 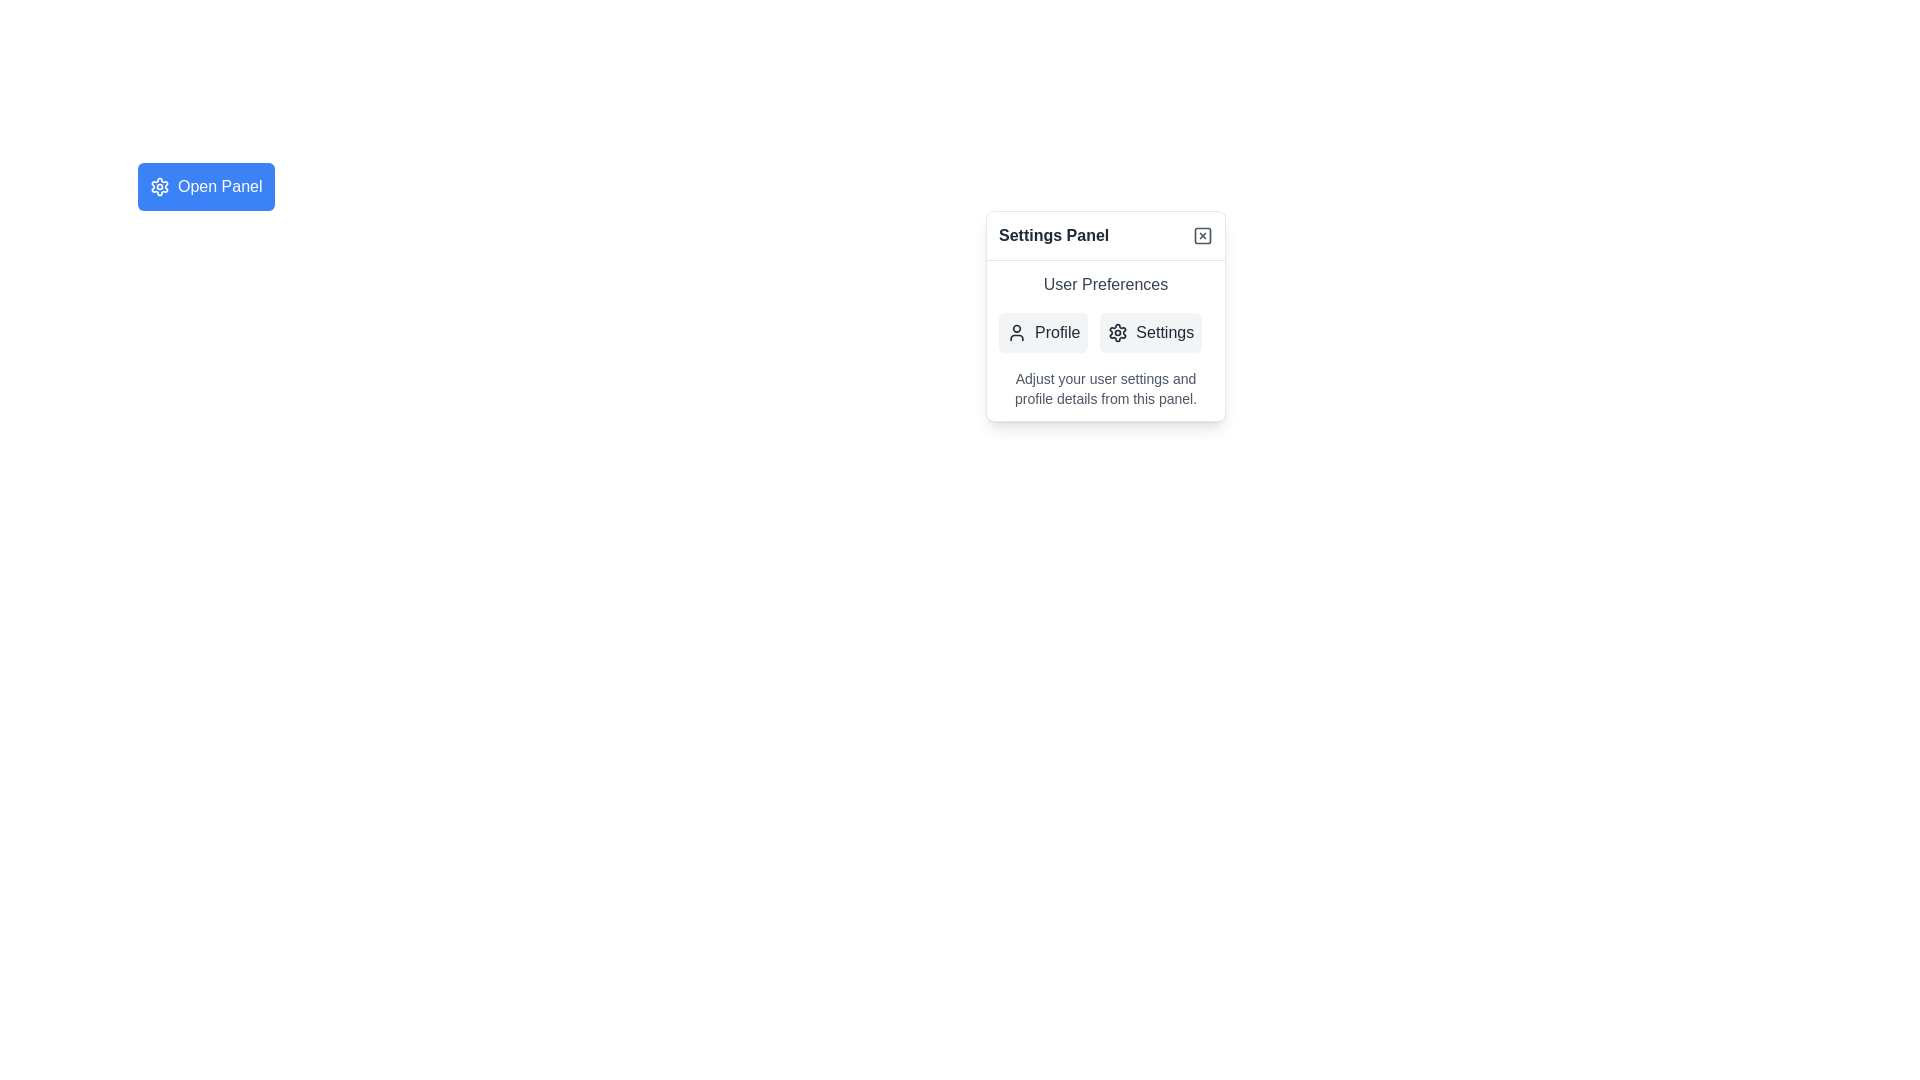 What do you see at coordinates (206, 186) in the screenshot?
I see `the blue rectangular button labeled 'Open Panel' with a settings gear icon` at bounding box center [206, 186].